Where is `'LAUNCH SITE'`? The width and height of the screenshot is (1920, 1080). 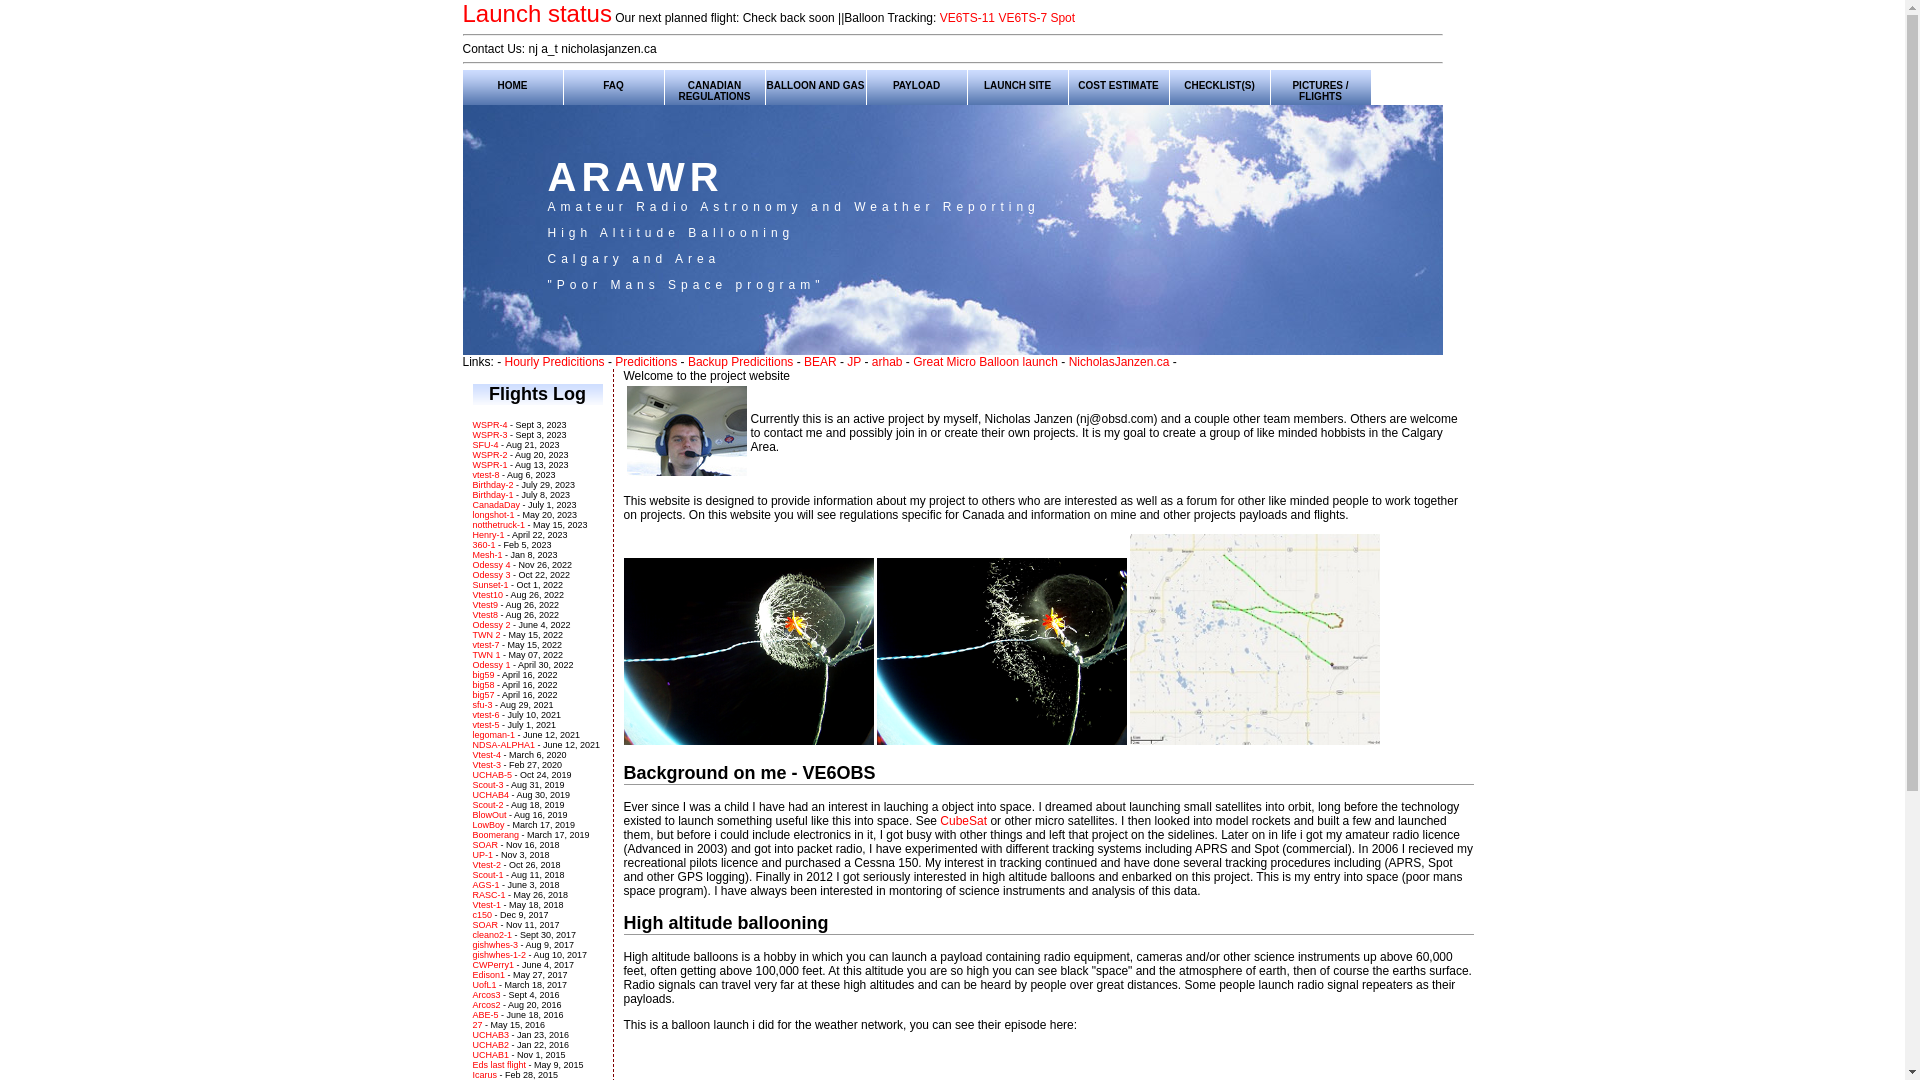
'LAUNCH SITE' is located at coordinates (1017, 83).